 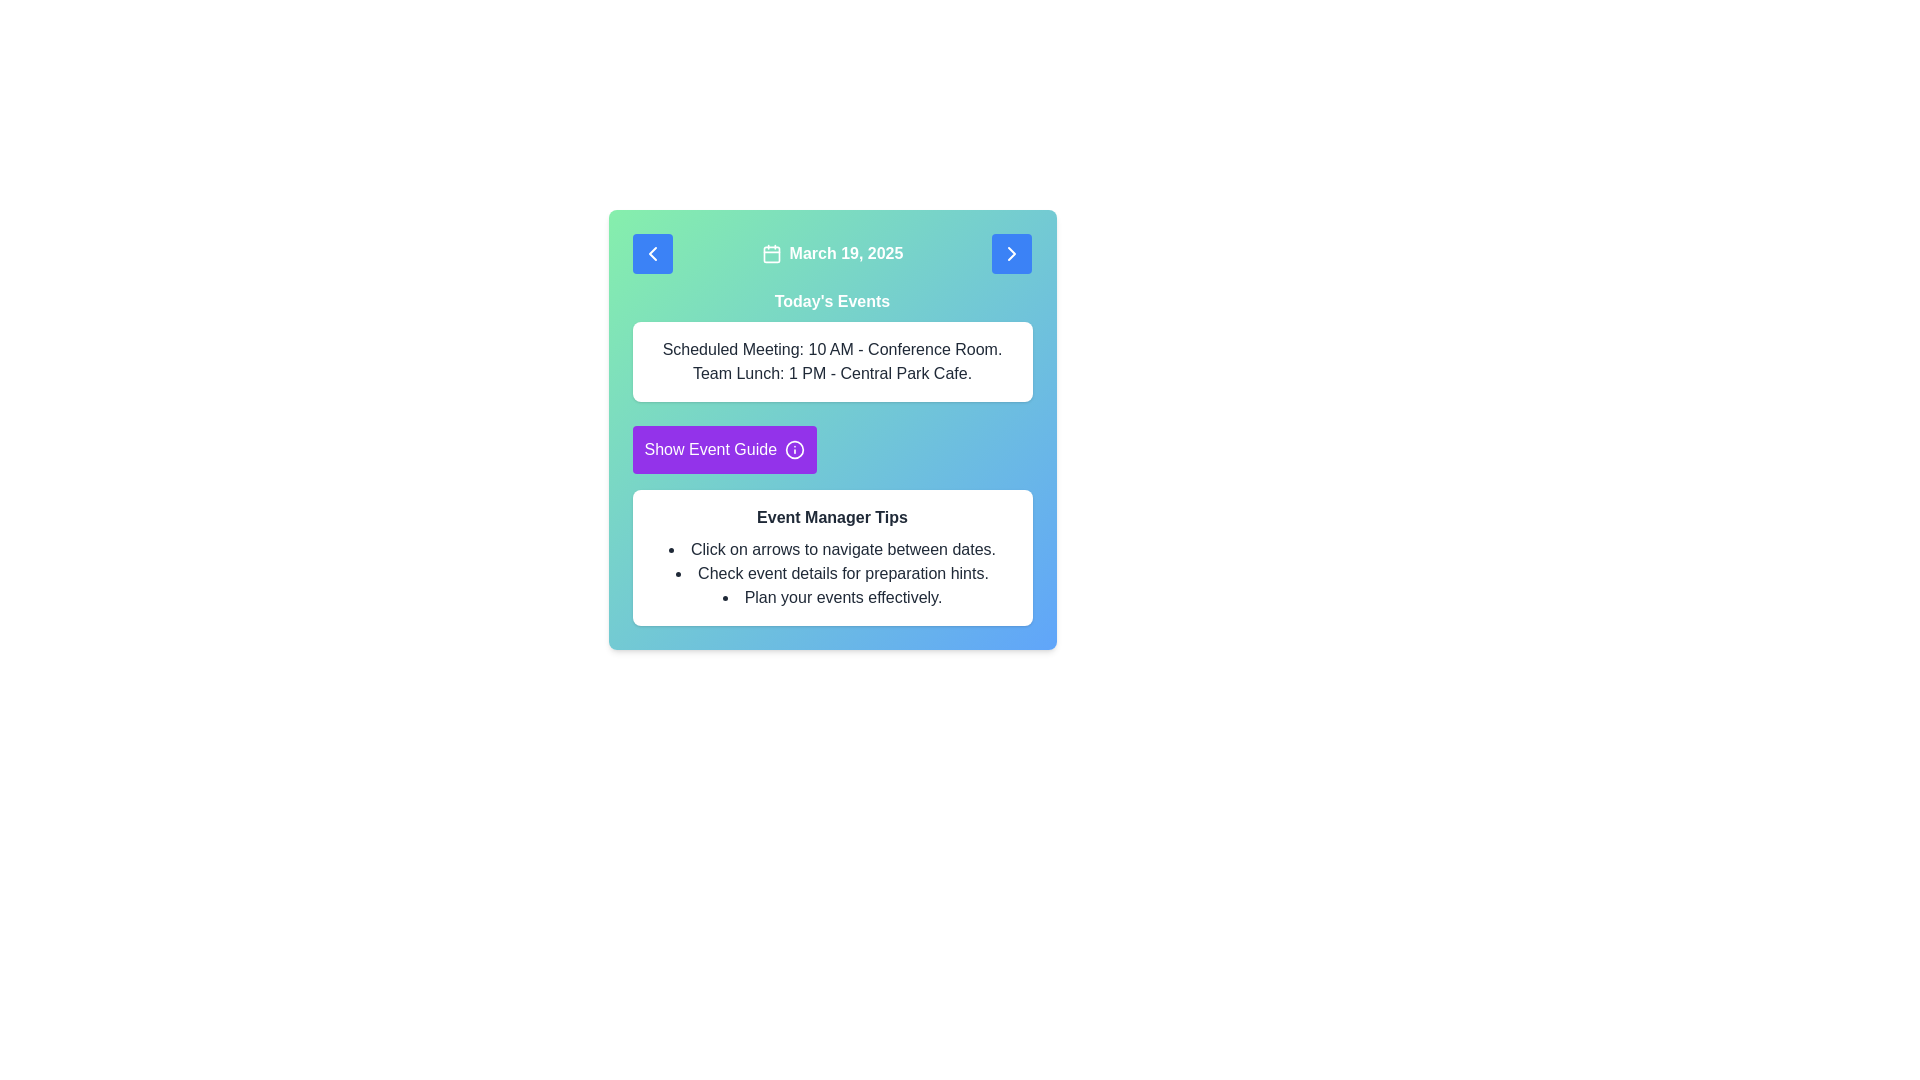 I want to click on the left-pointing chevron icon (SVG) located within a blue, rounded interactive button at the upper-left corner of a card interface, so click(x=652, y=253).